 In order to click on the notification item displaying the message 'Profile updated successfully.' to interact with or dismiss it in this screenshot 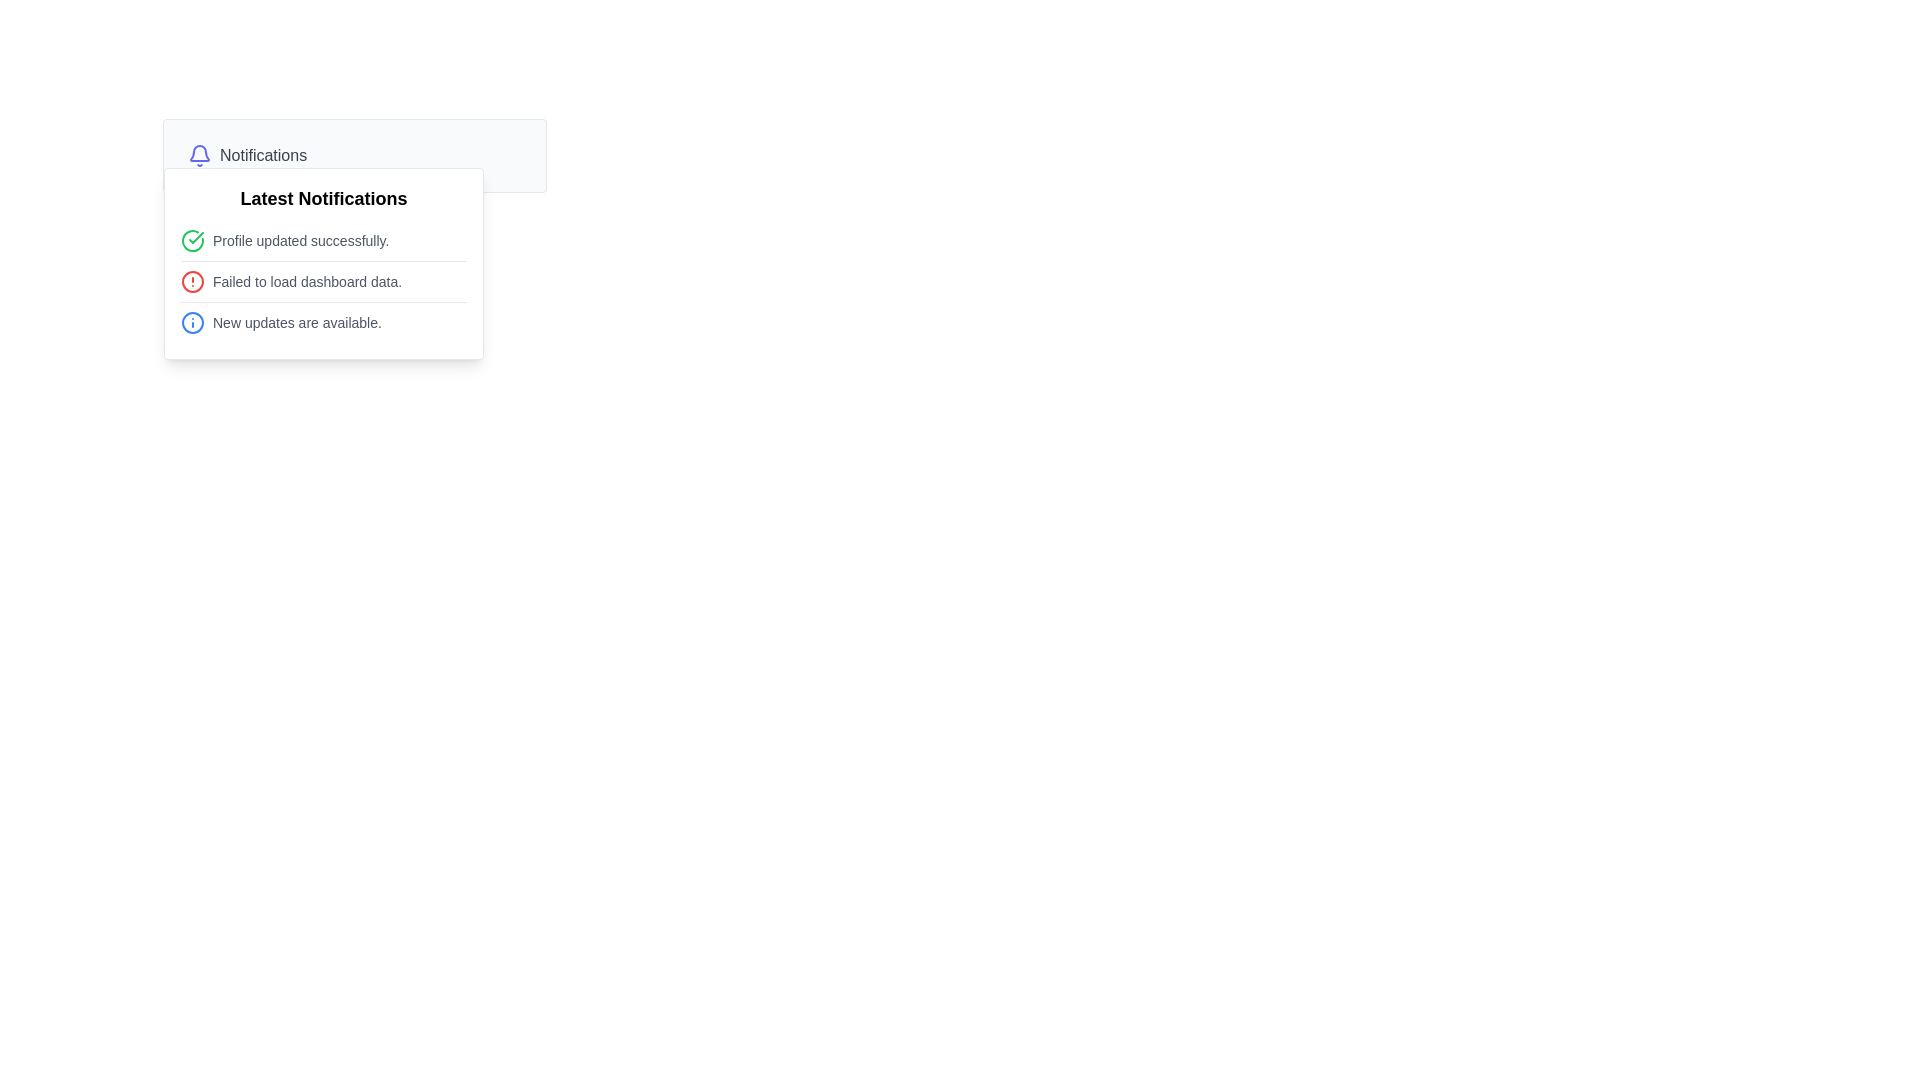, I will do `click(324, 239)`.